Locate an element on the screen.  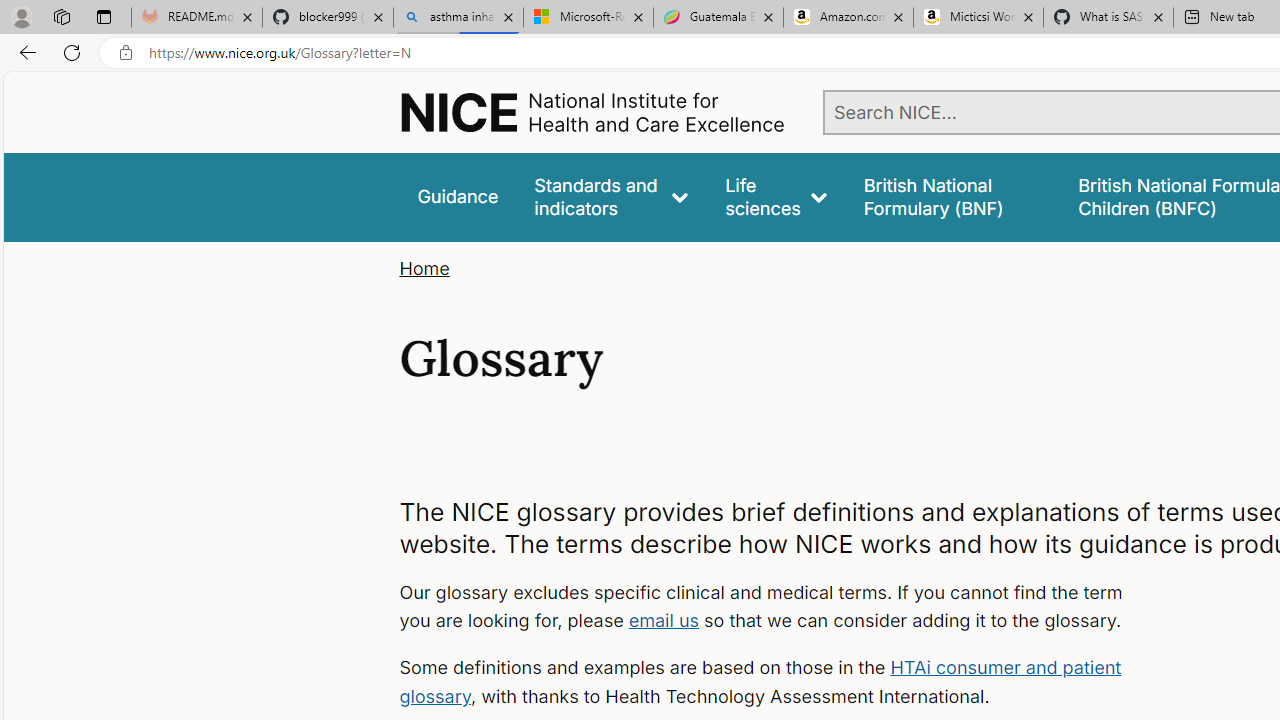
'Home' is located at coordinates (423, 268).